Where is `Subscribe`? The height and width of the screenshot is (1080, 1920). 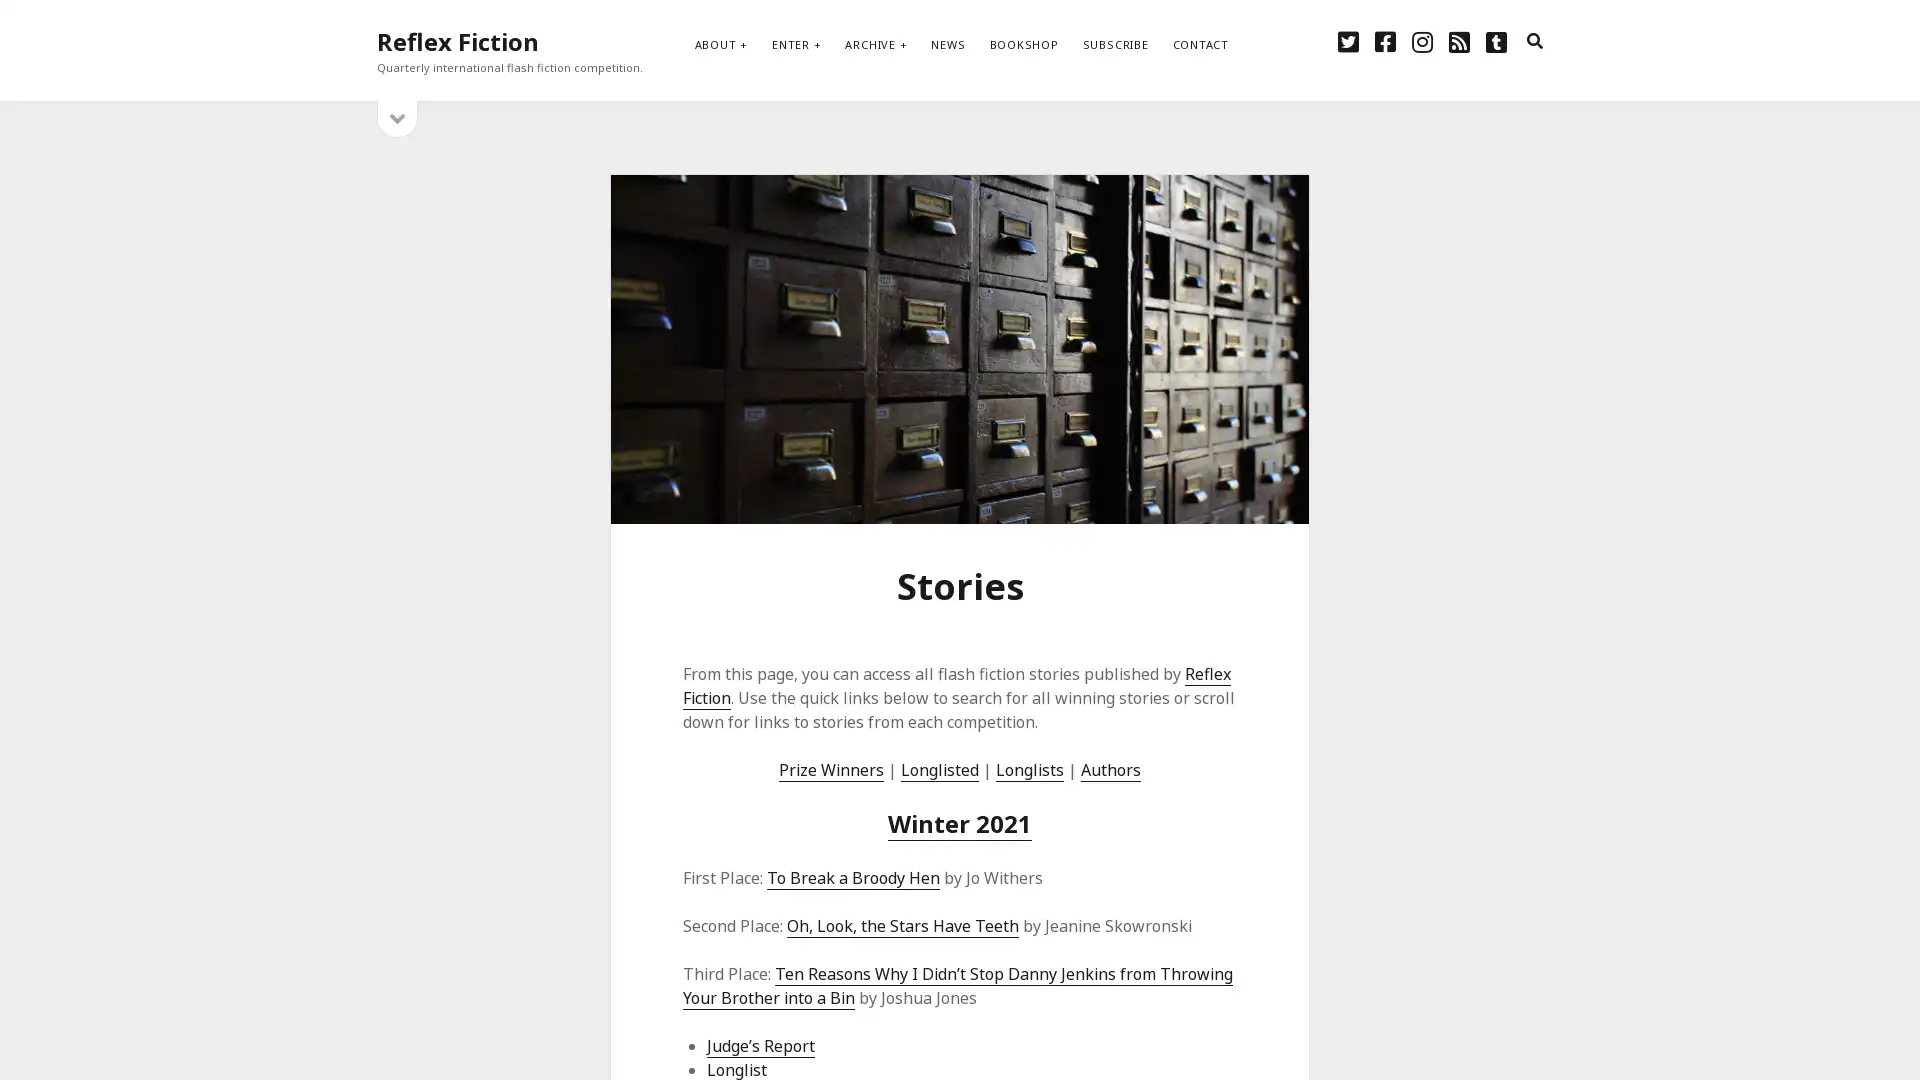 Subscribe is located at coordinates (1207, 231).